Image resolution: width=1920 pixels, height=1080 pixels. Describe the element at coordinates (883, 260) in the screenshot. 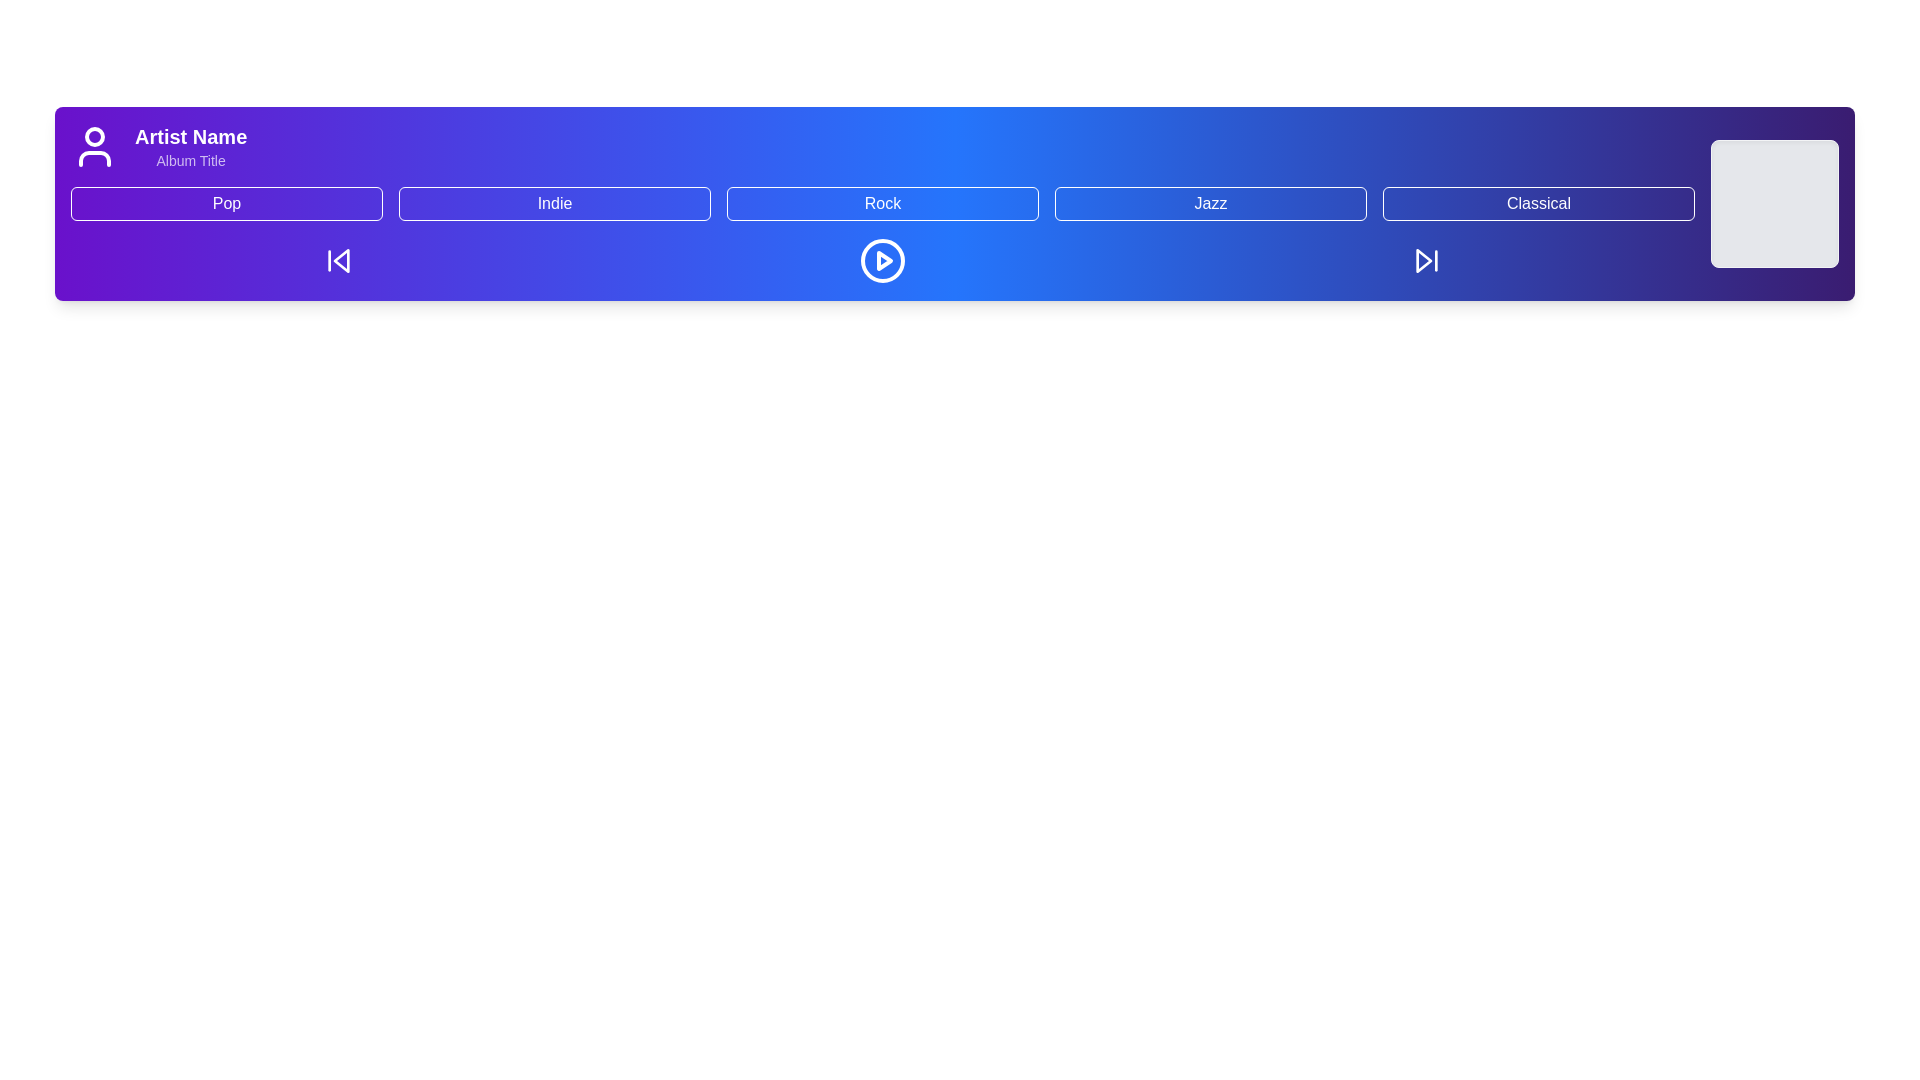

I see `the triangular play icon located centrally inside the circular button at the bottom center of the navigation bar to initiate playback` at that location.